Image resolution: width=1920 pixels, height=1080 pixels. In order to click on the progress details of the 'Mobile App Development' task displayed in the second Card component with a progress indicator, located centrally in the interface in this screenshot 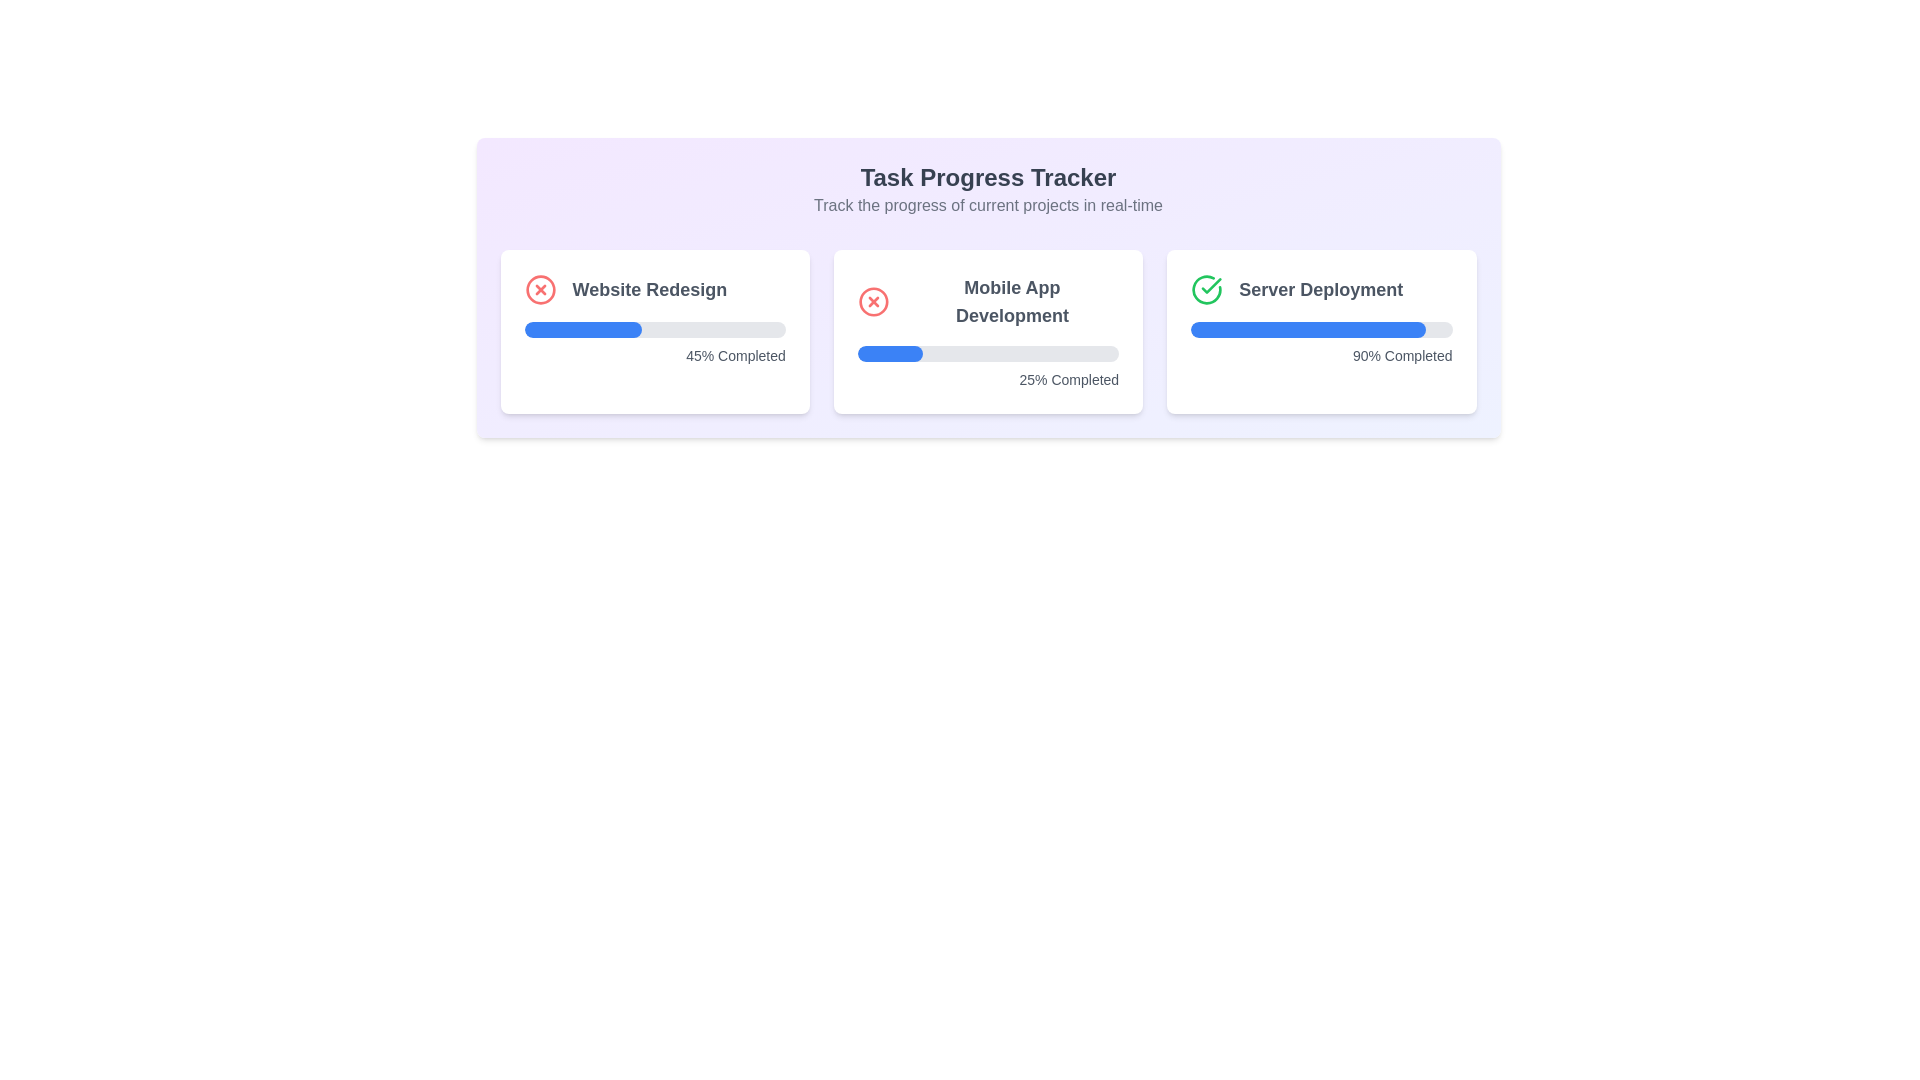, I will do `click(988, 330)`.